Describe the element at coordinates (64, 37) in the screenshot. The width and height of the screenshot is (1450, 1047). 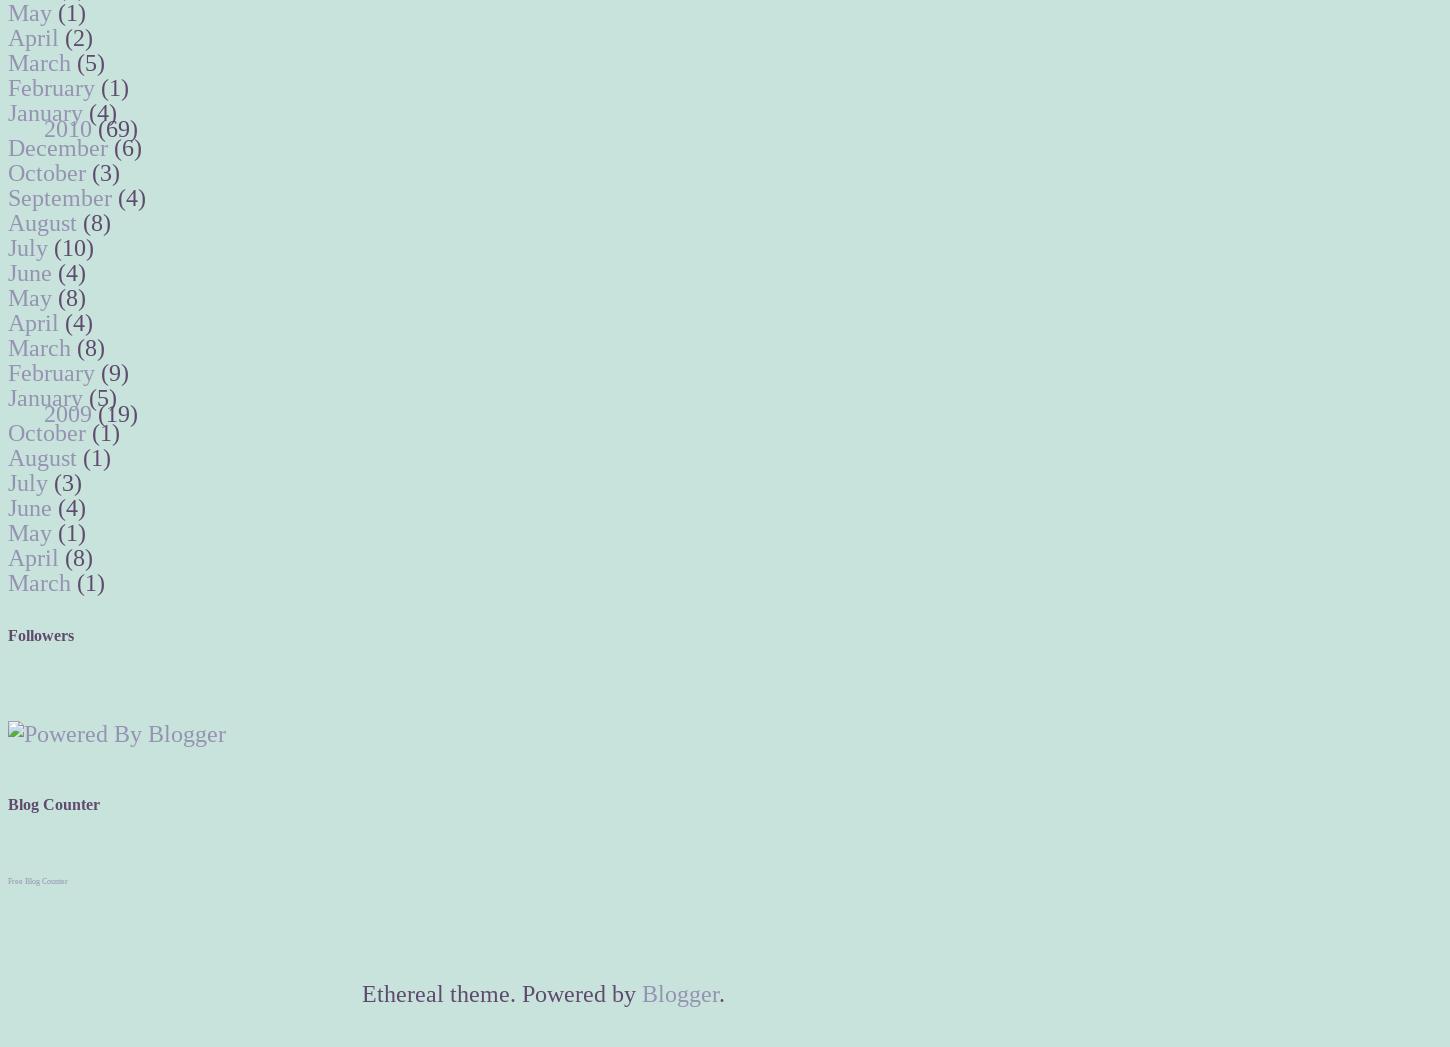
I see `'(2)'` at that location.